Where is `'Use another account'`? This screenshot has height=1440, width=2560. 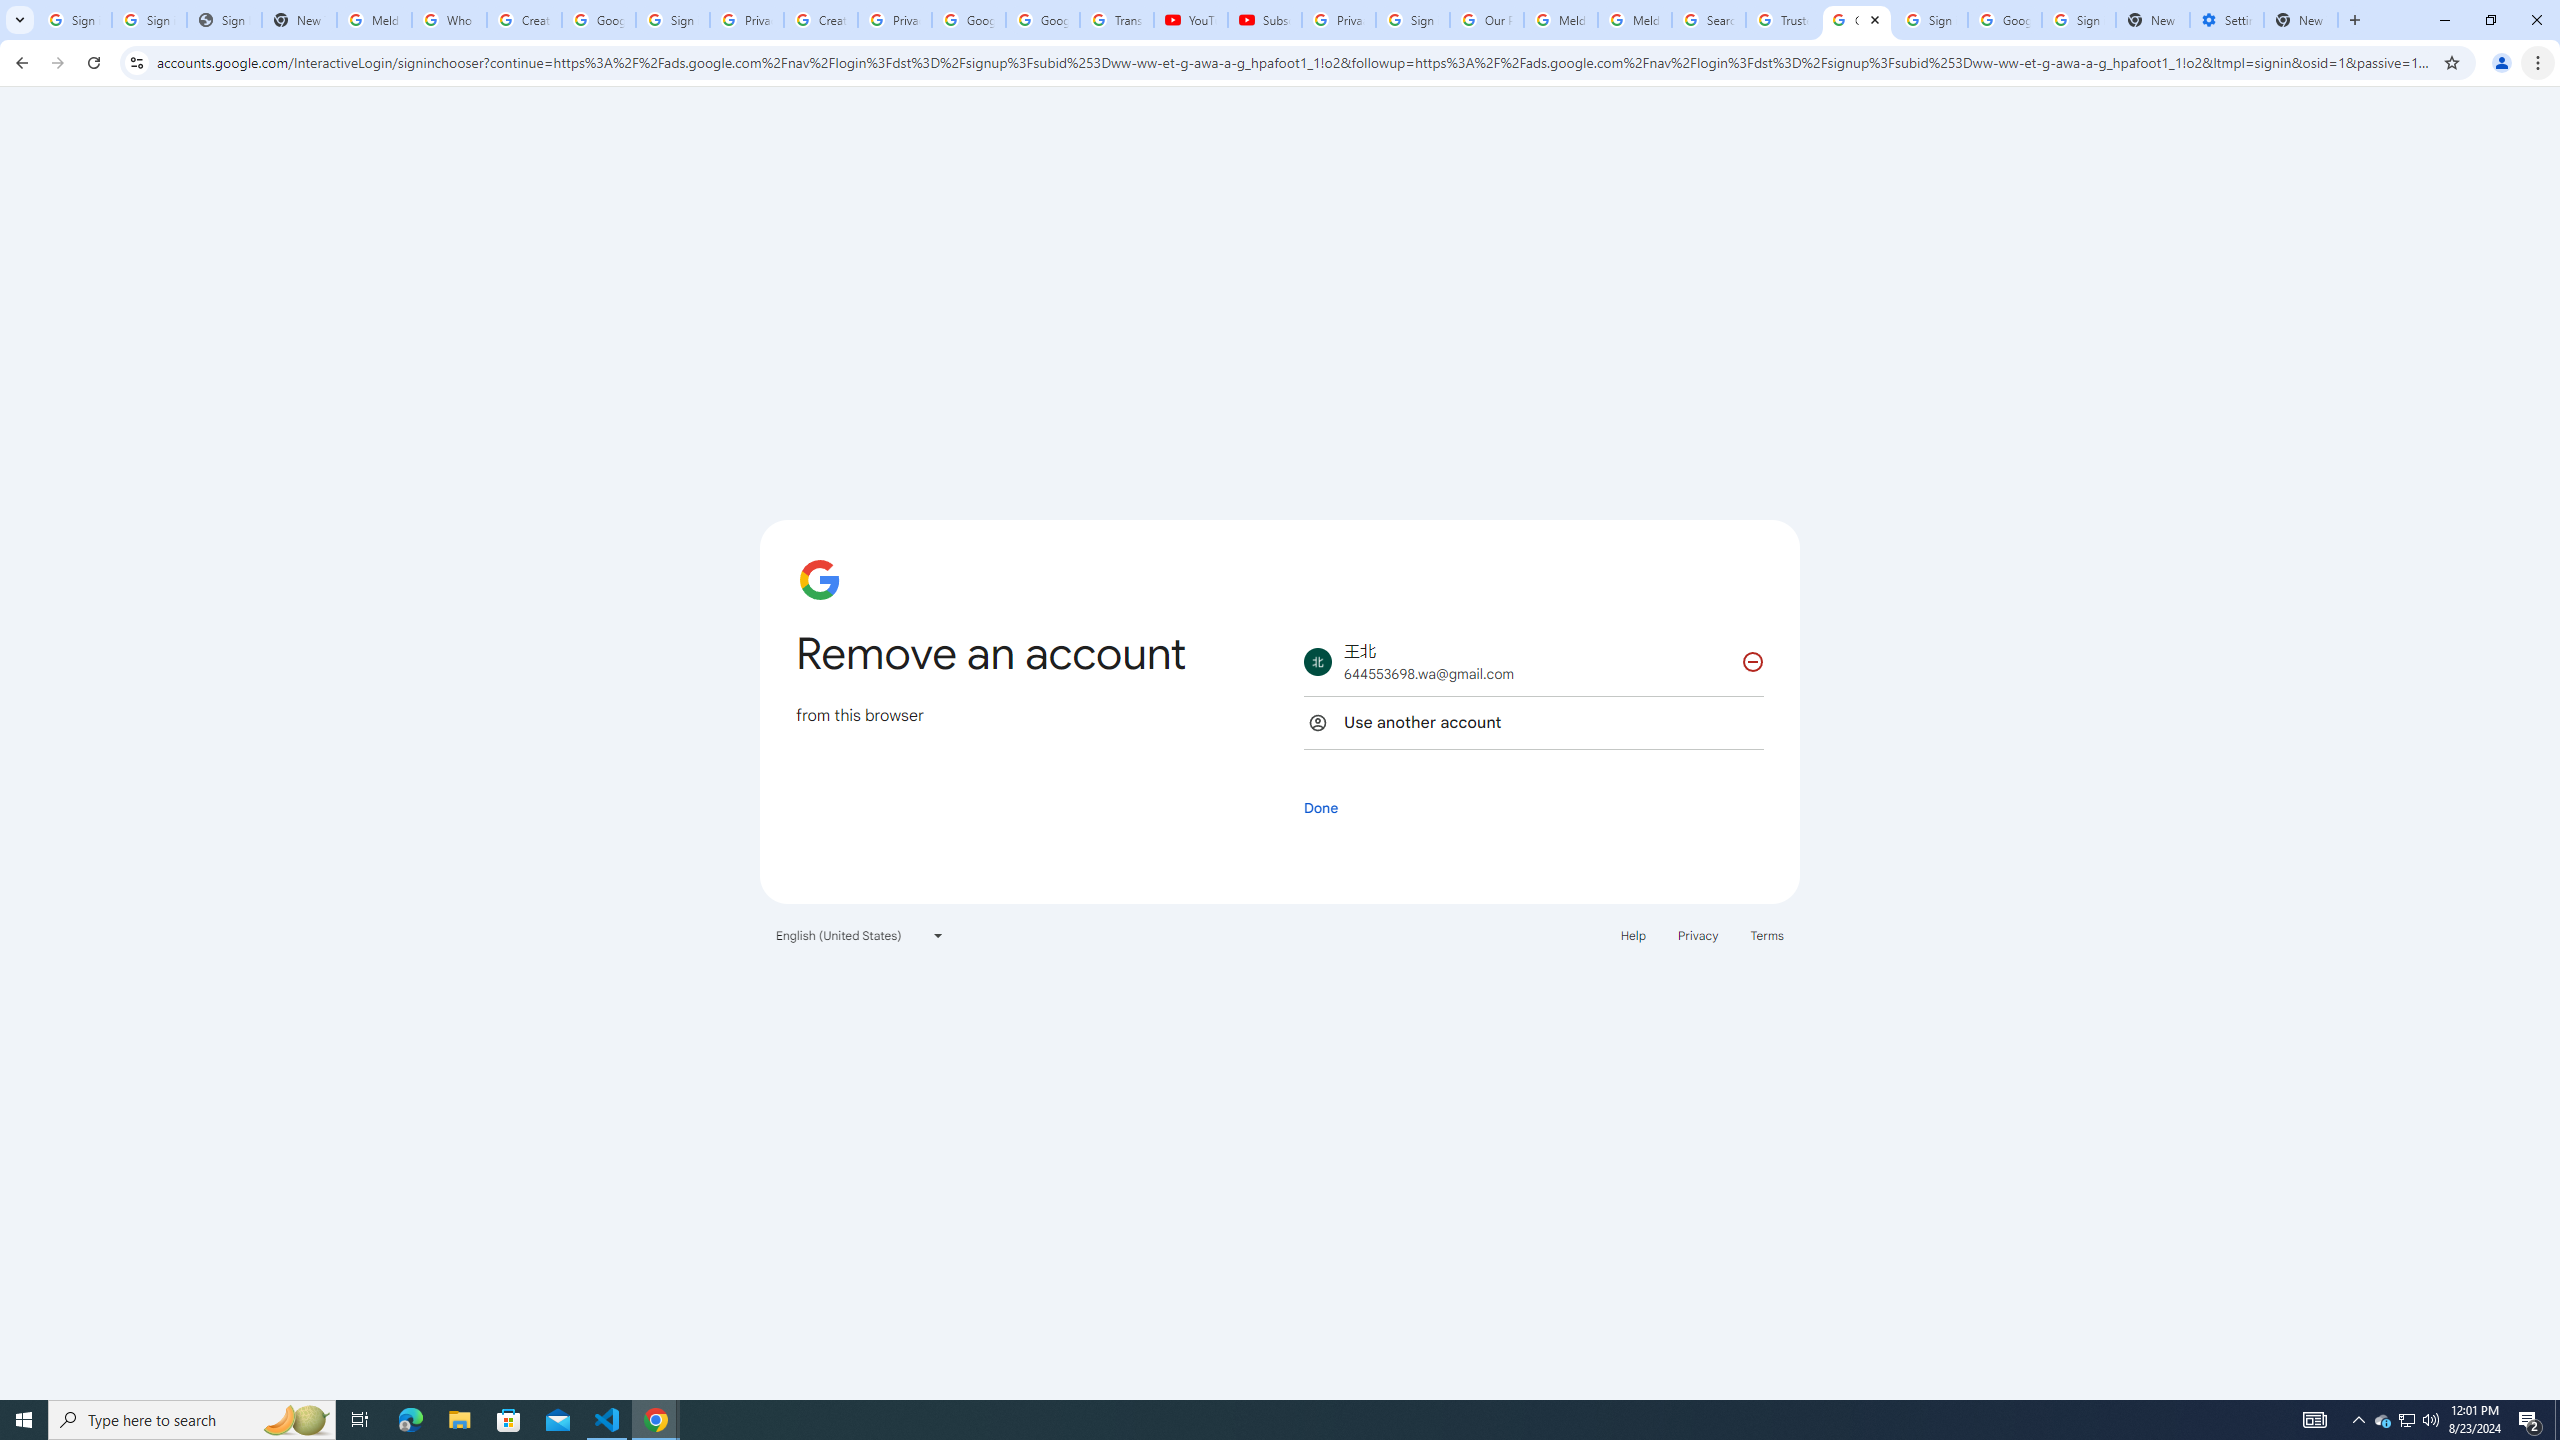
'Use another account' is located at coordinates (1532, 721).